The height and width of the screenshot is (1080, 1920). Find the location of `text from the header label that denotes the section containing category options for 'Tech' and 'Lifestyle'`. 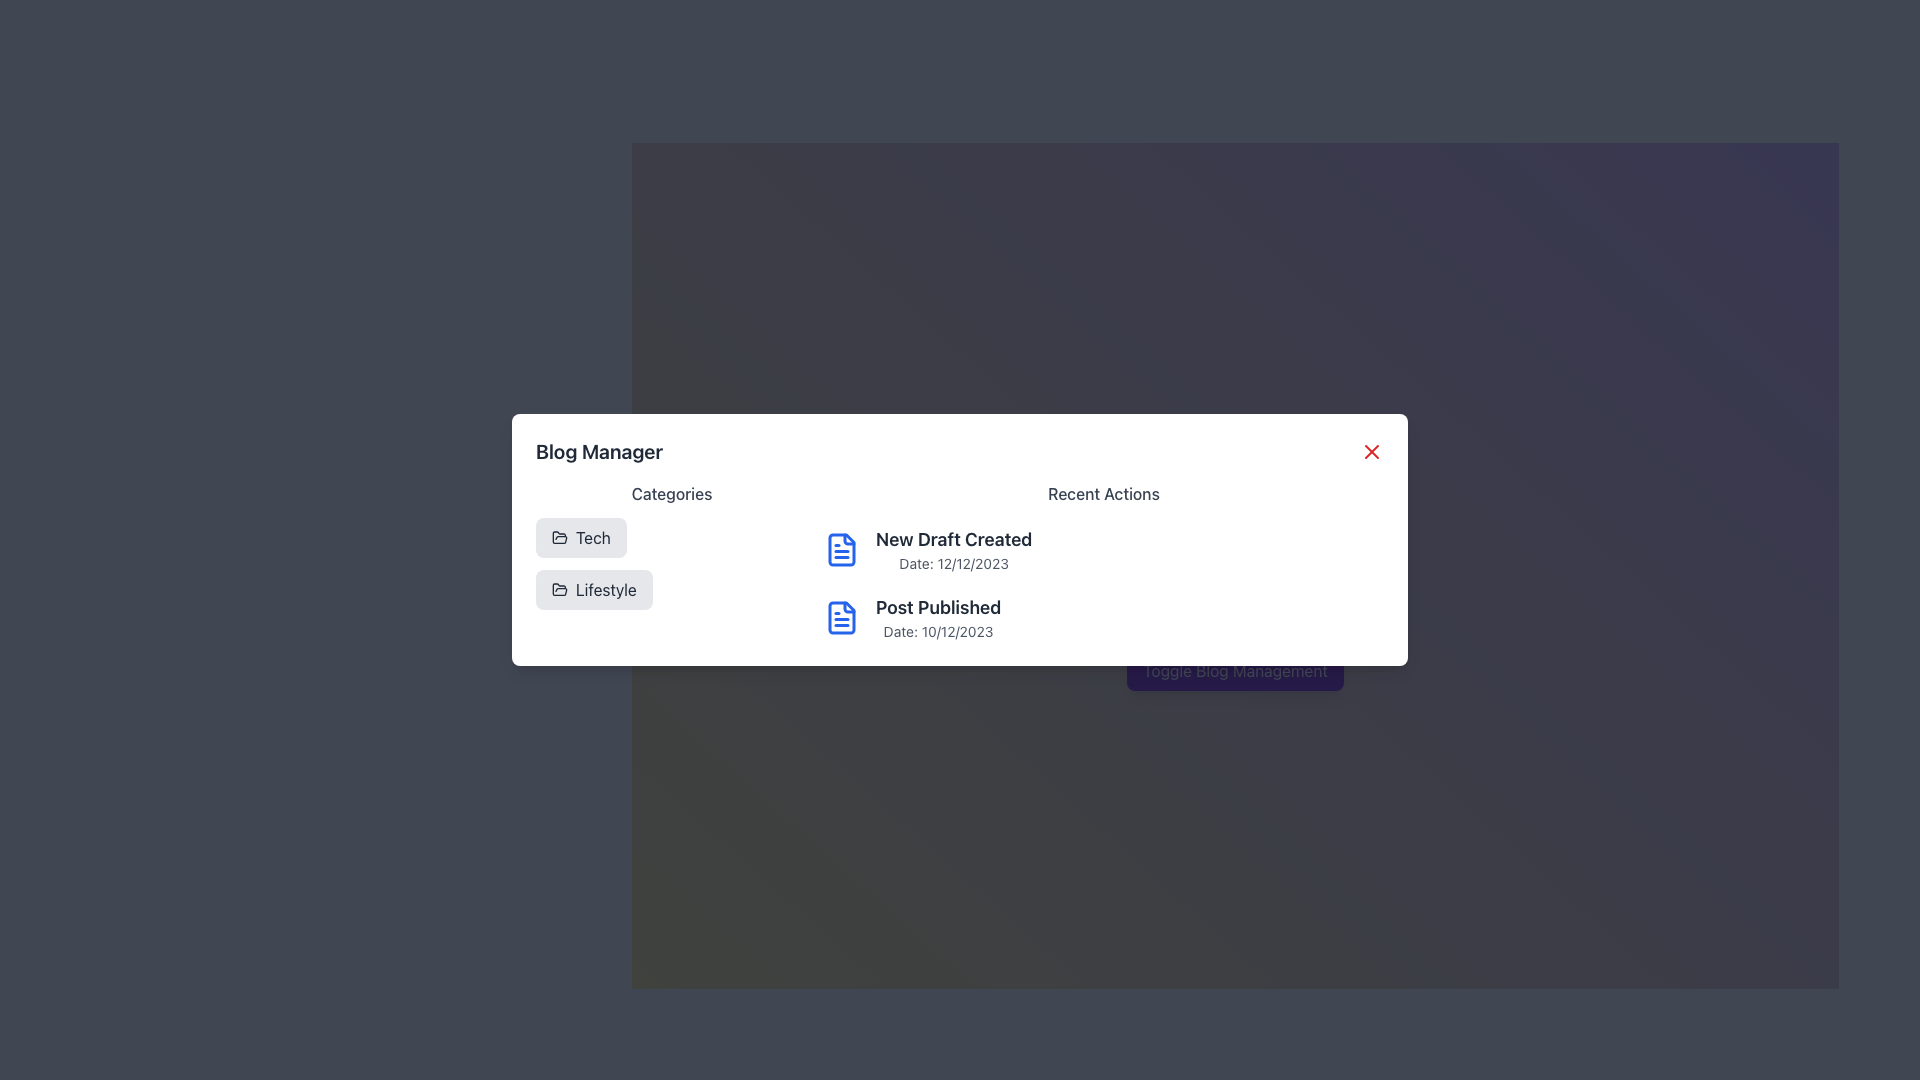

text from the header label that denotes the section containing category options for 'Tech' and 'Lifestyle' is located at coordinates (672, 493).